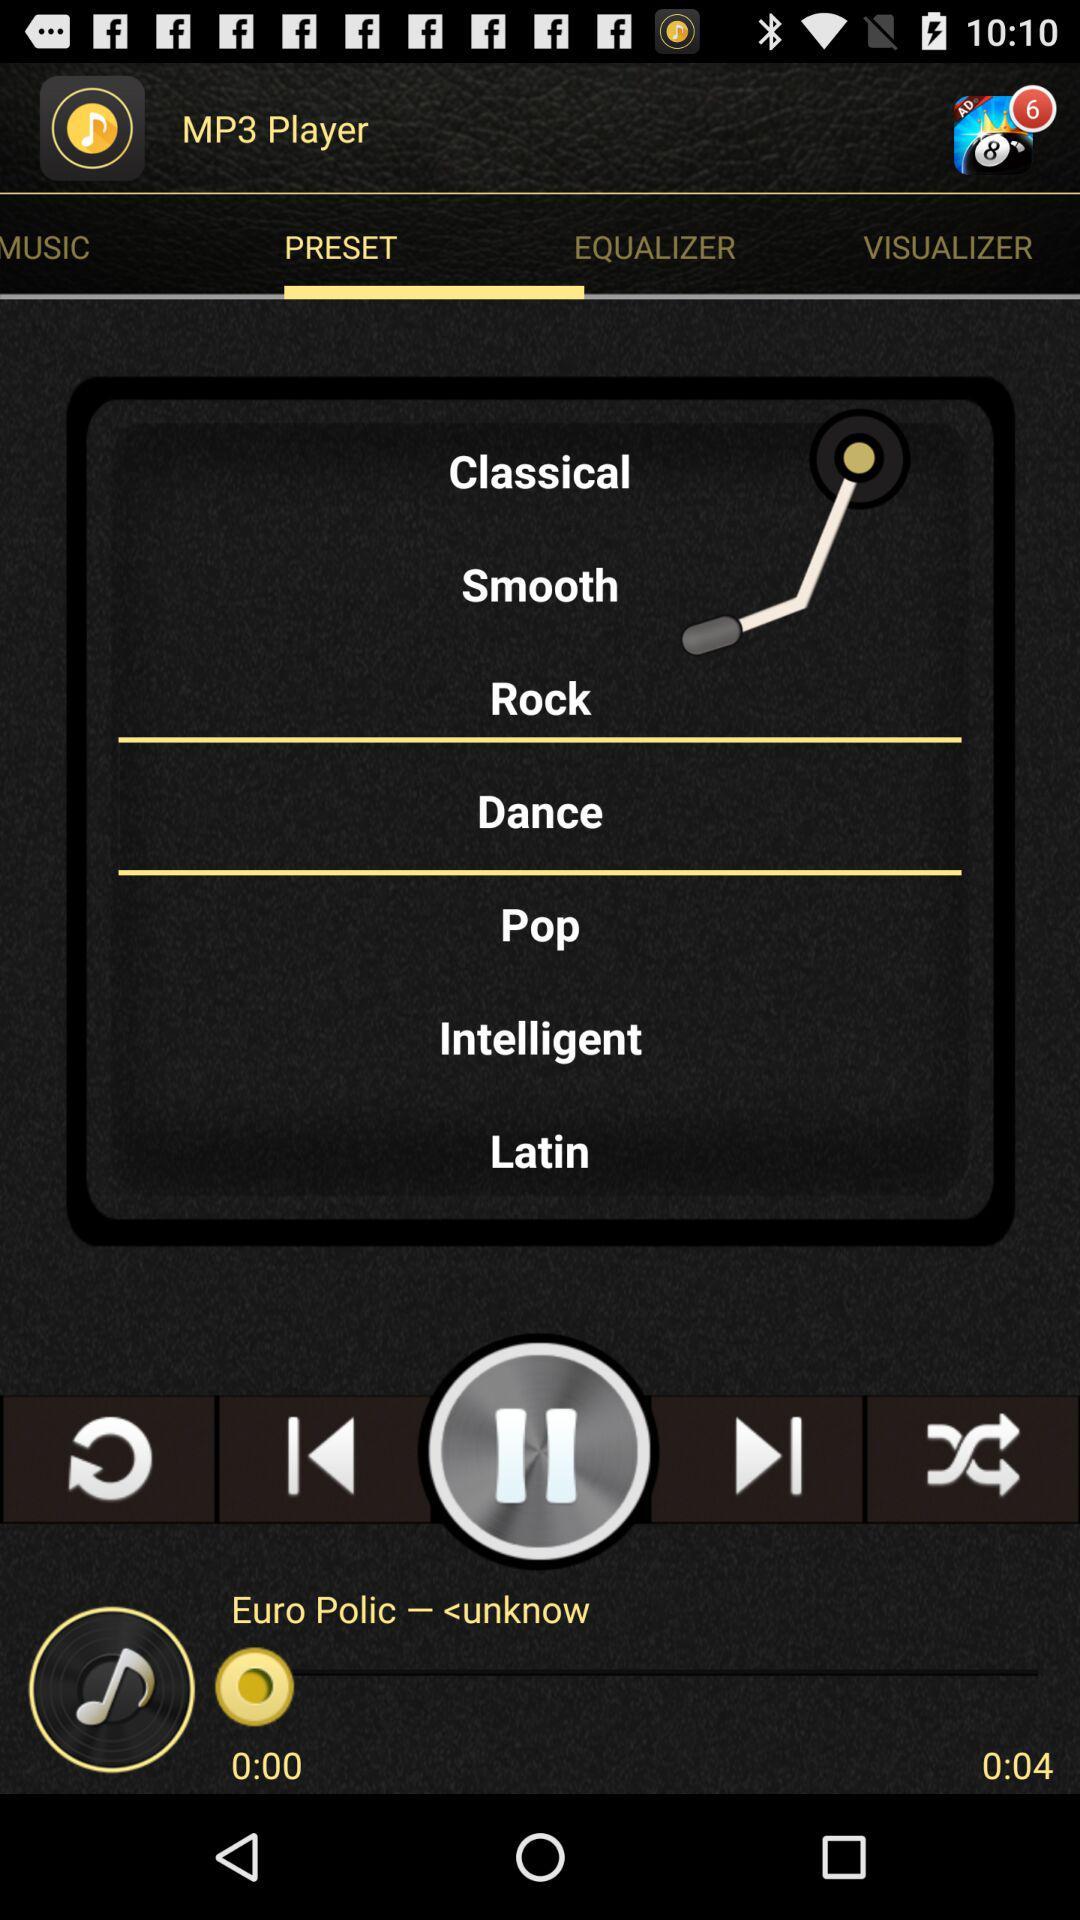 The height and width of the screenshot is (1920, 1080). What do you see at coordinates (433, 245) in the screenshot?
I see `item next to the visualizer item` at bounding box center [433, 245].